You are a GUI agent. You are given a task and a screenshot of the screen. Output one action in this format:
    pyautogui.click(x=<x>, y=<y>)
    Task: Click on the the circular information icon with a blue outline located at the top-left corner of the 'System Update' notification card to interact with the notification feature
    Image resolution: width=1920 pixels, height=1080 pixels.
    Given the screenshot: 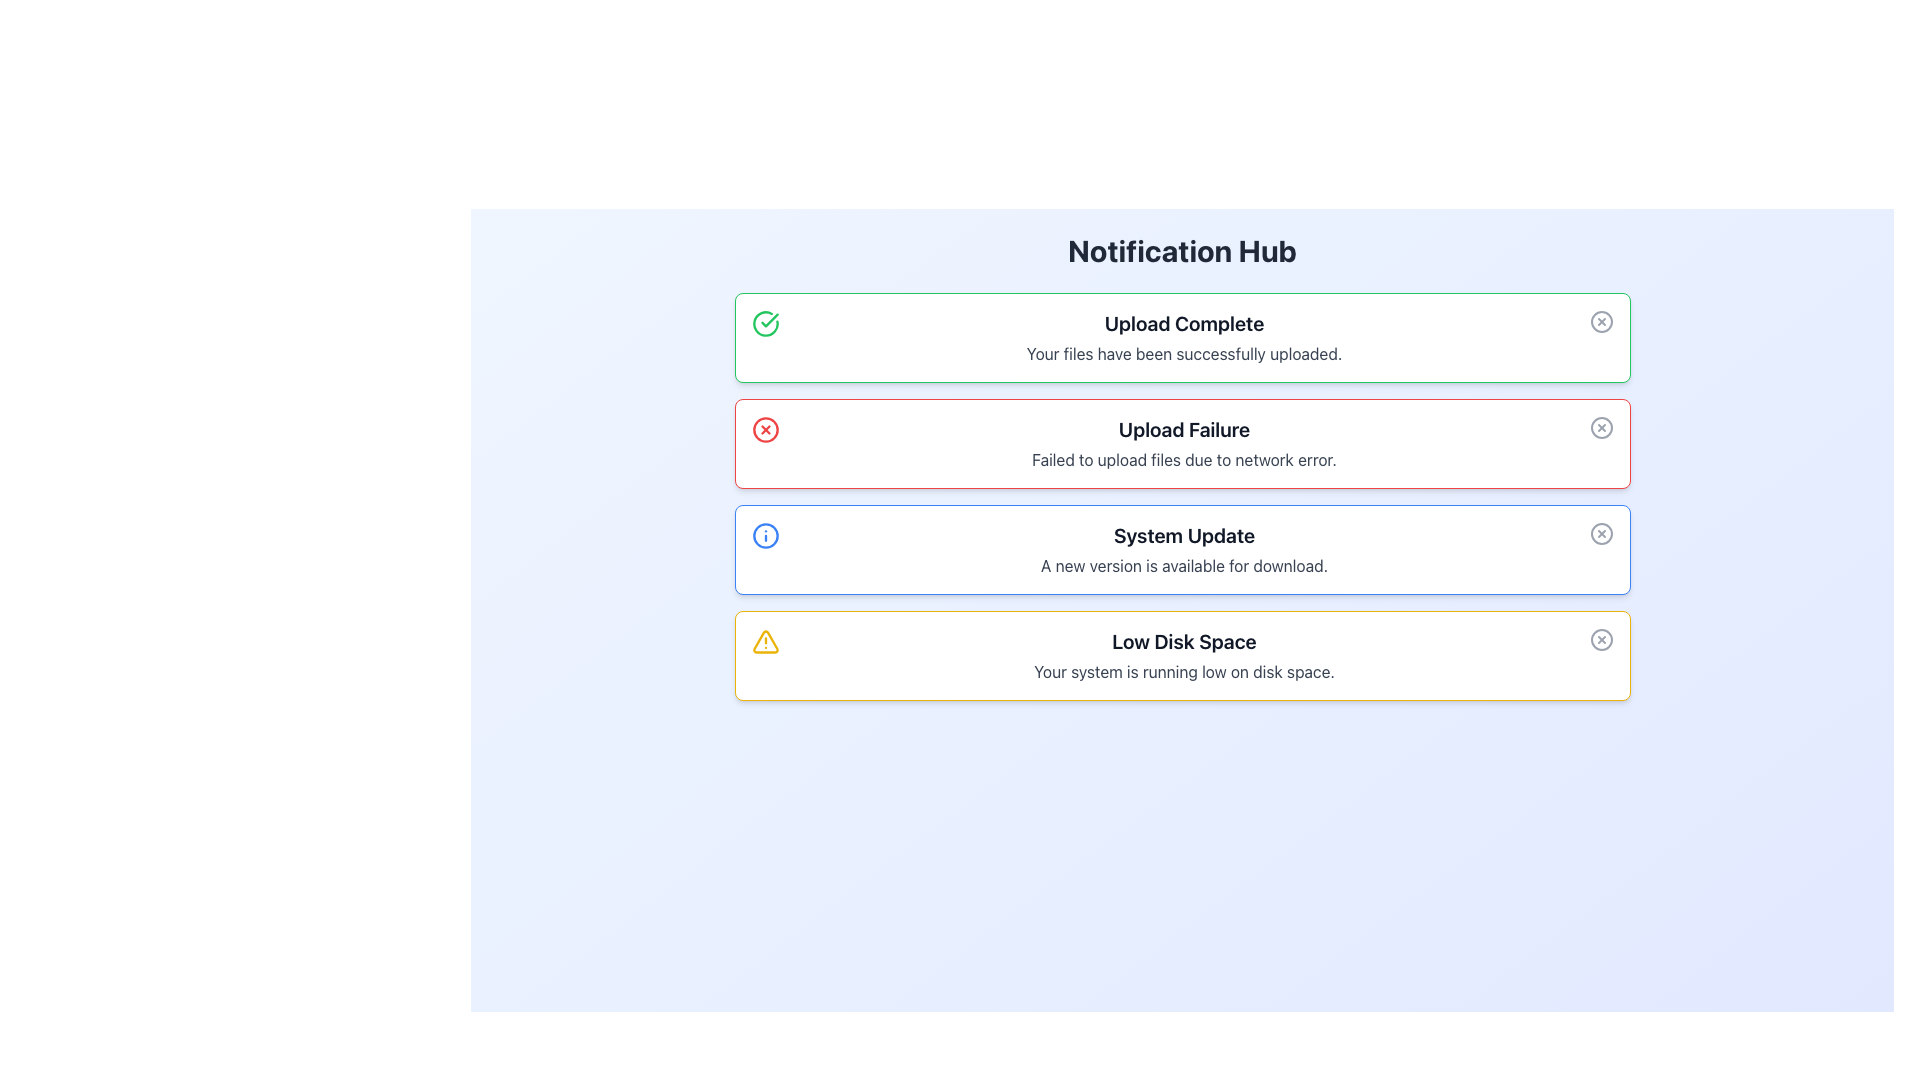 What is the action you would take?
    pyautogui.click(x=764, y=535)
    